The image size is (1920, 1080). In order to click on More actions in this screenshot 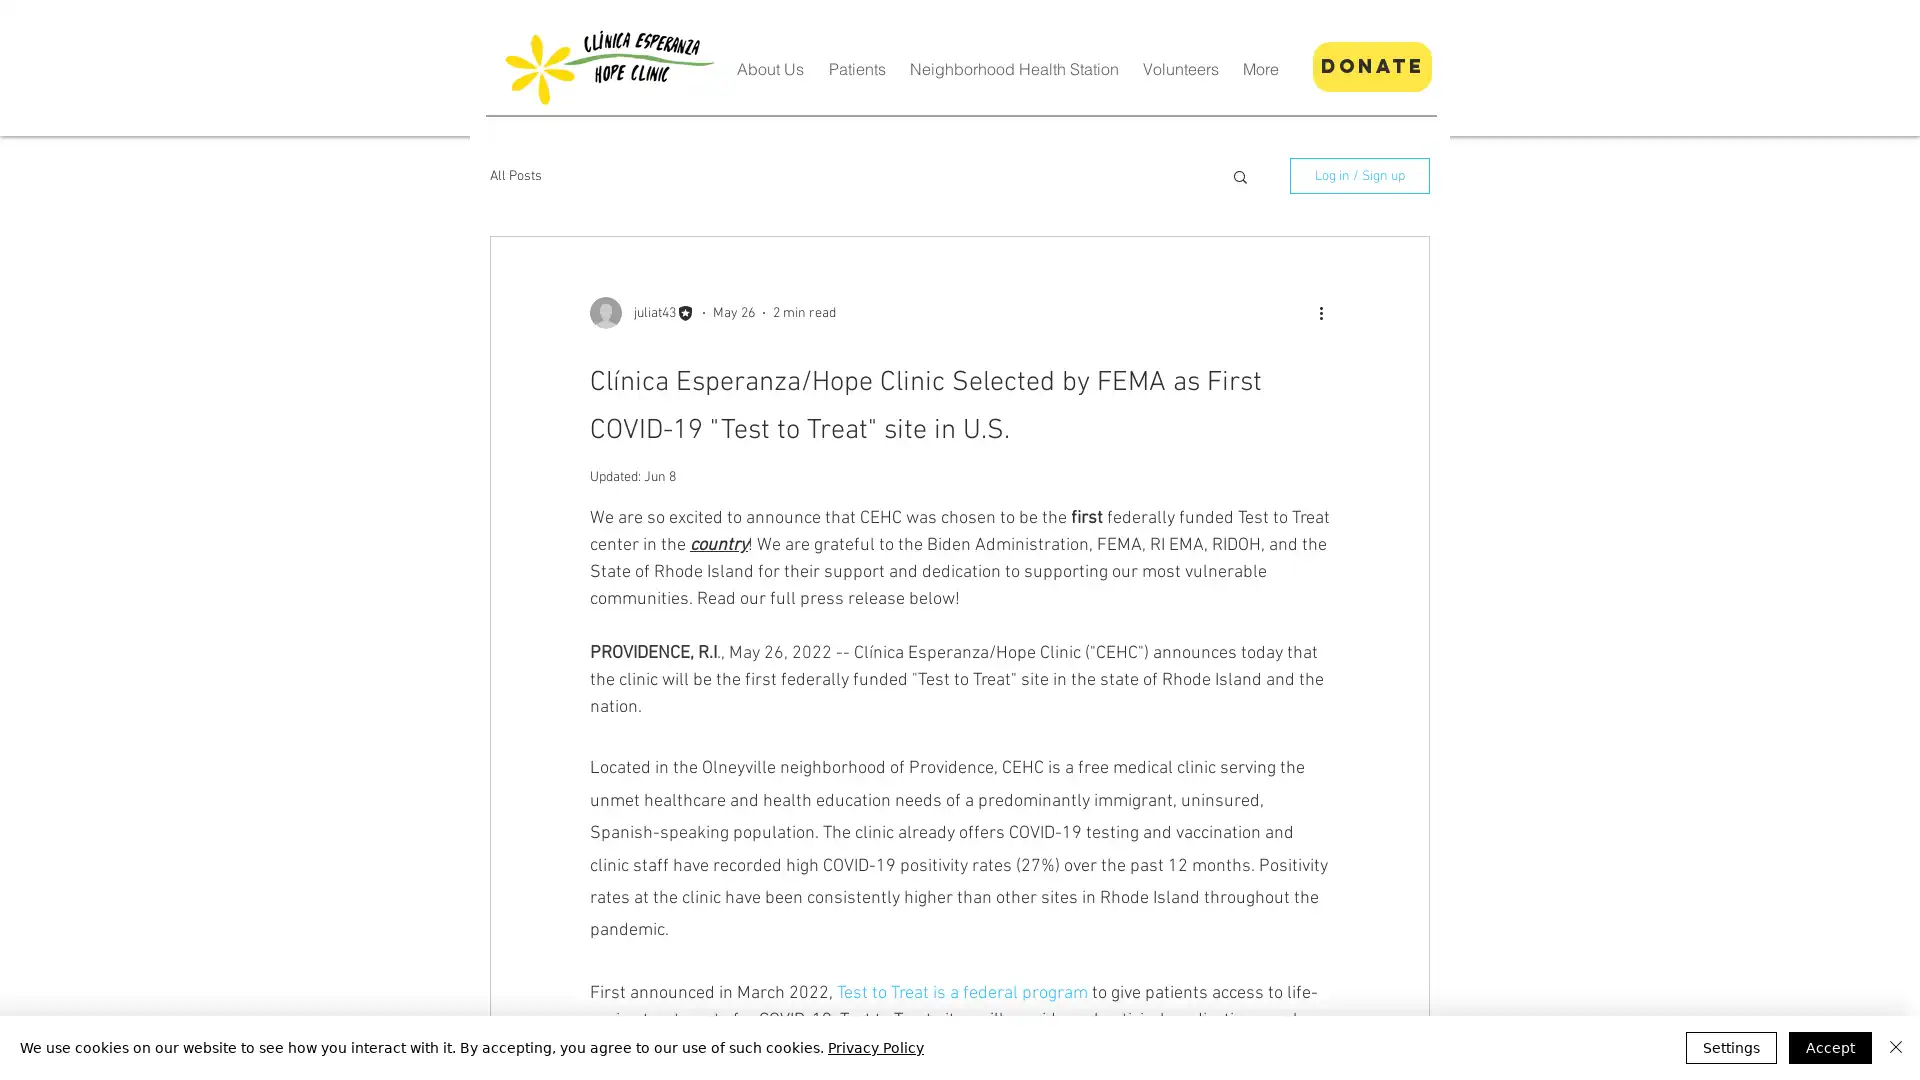, I will do `click(1327, 312)`.